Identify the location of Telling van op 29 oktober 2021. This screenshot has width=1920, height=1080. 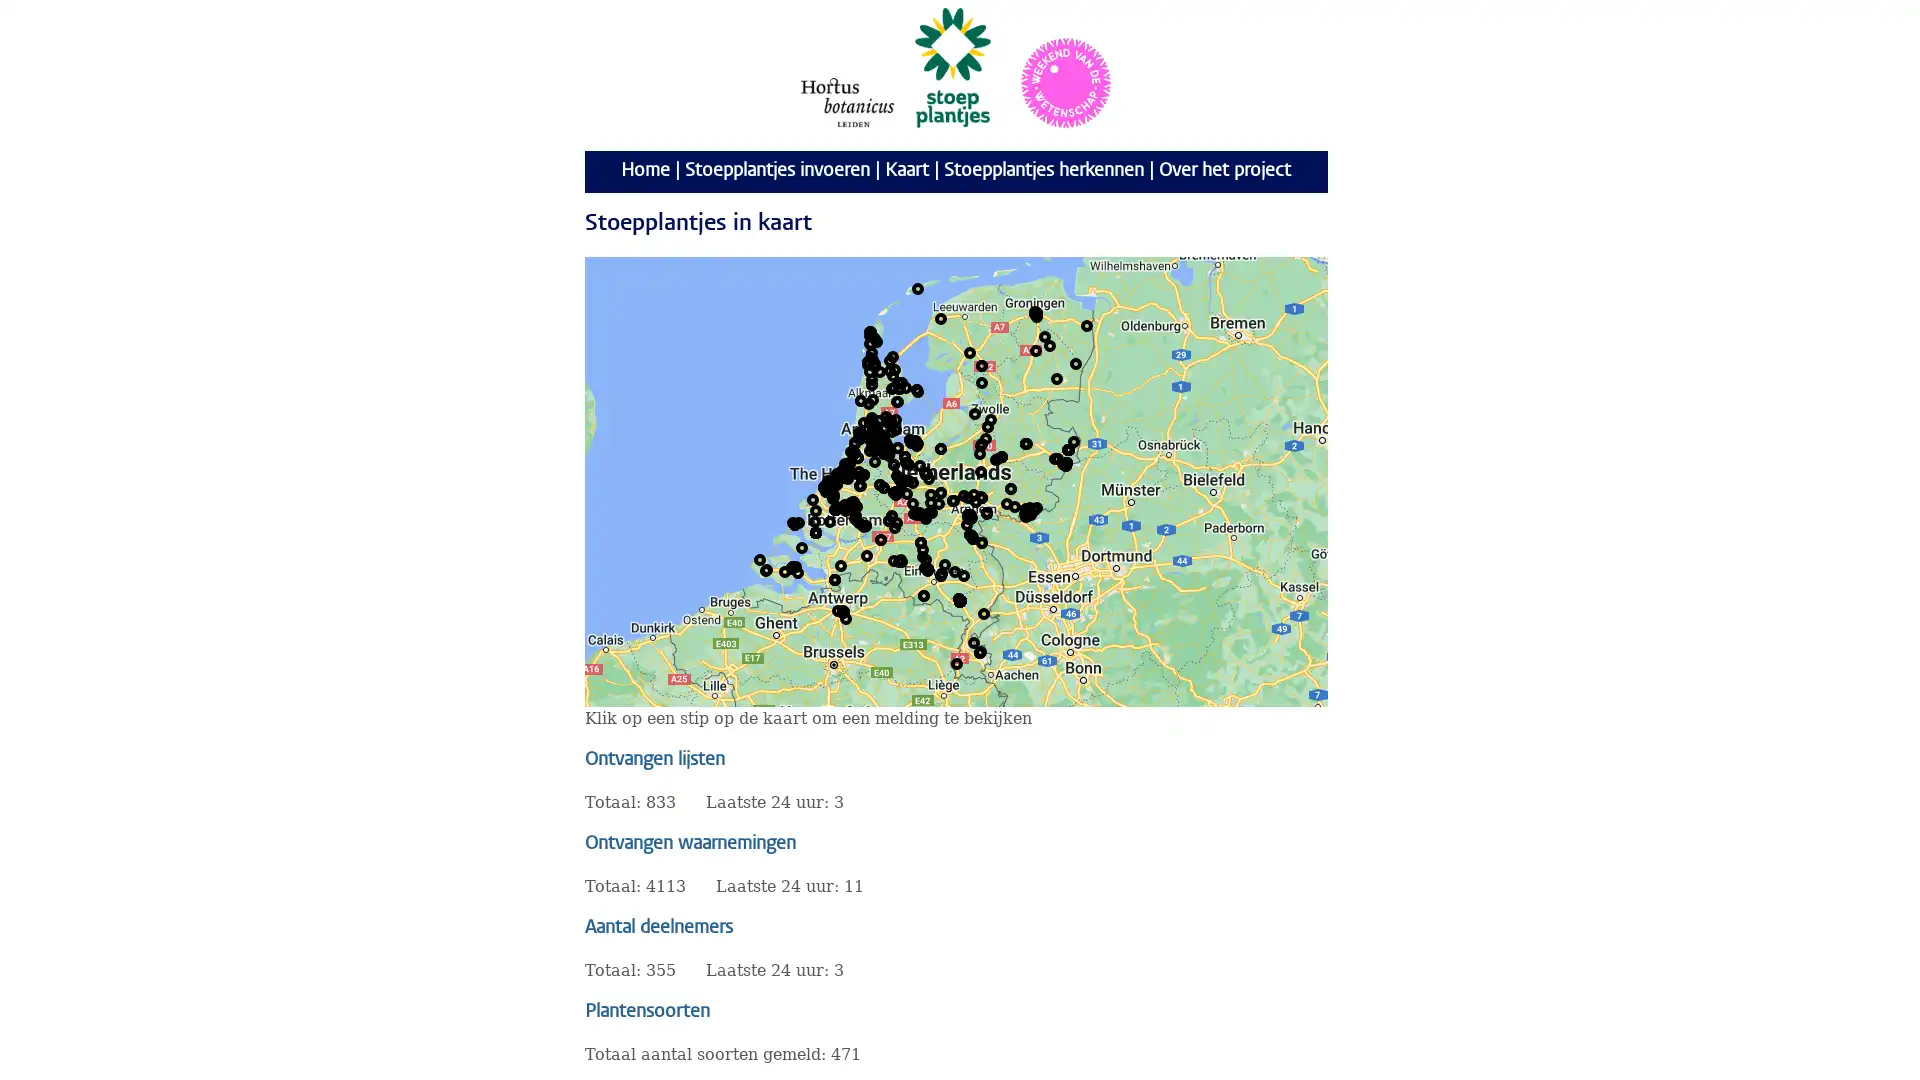
(844, 471).